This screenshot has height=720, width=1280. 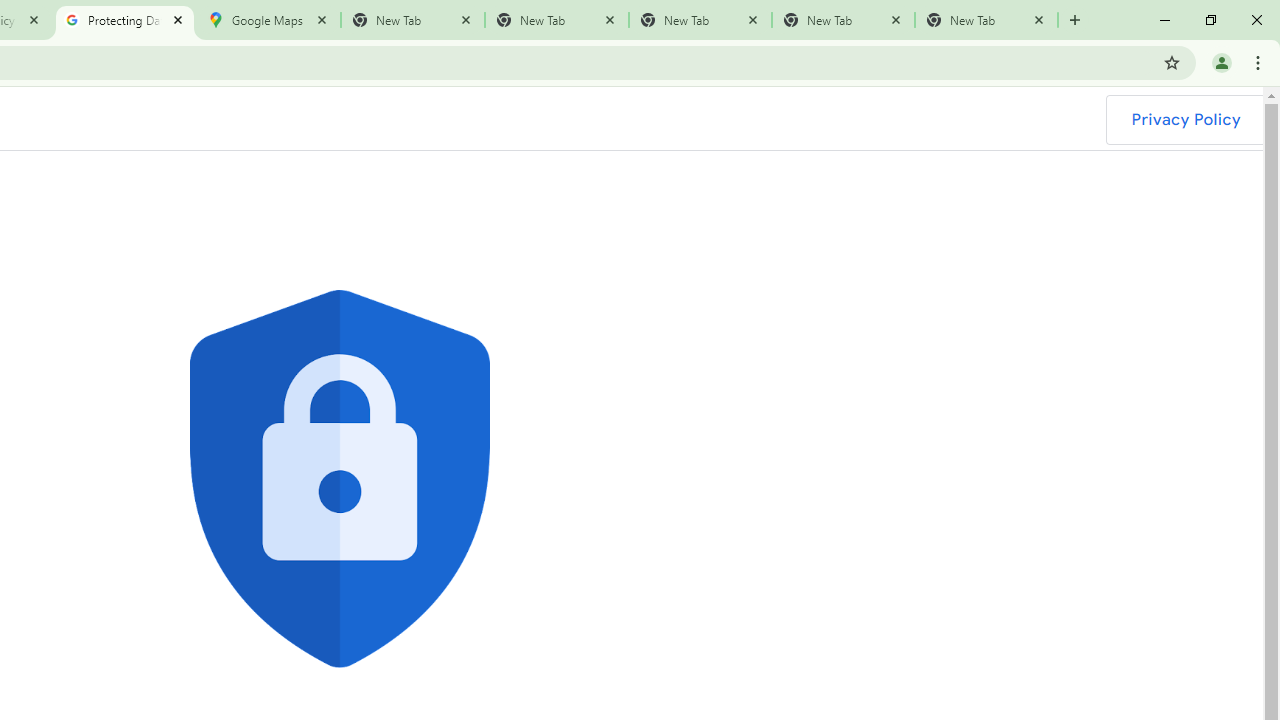 What do you see at coordinates (986, 20) in the screenshot?
I see `'New Tab'` at bounding box center [986, 20].